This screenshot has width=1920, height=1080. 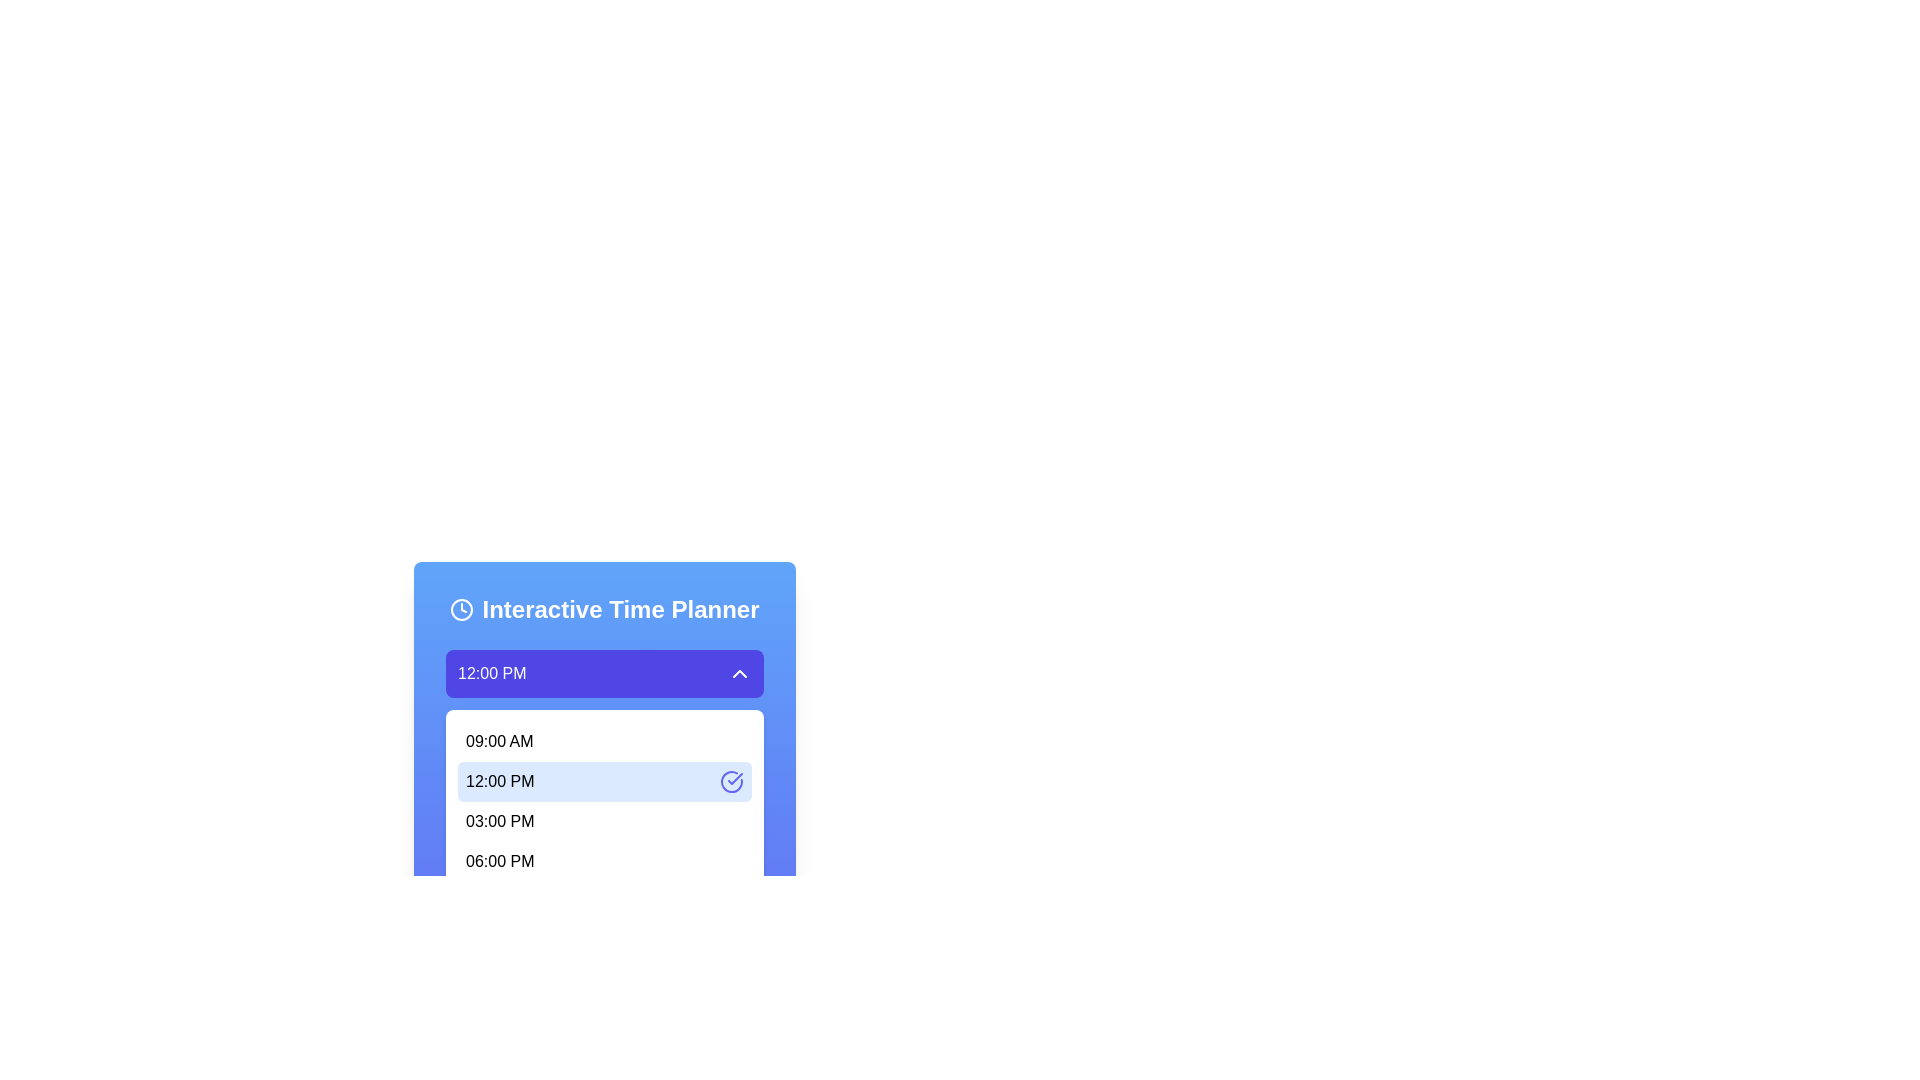 I want to click on the first list item displaying '09:00 AM', so click(x=603, y=741).